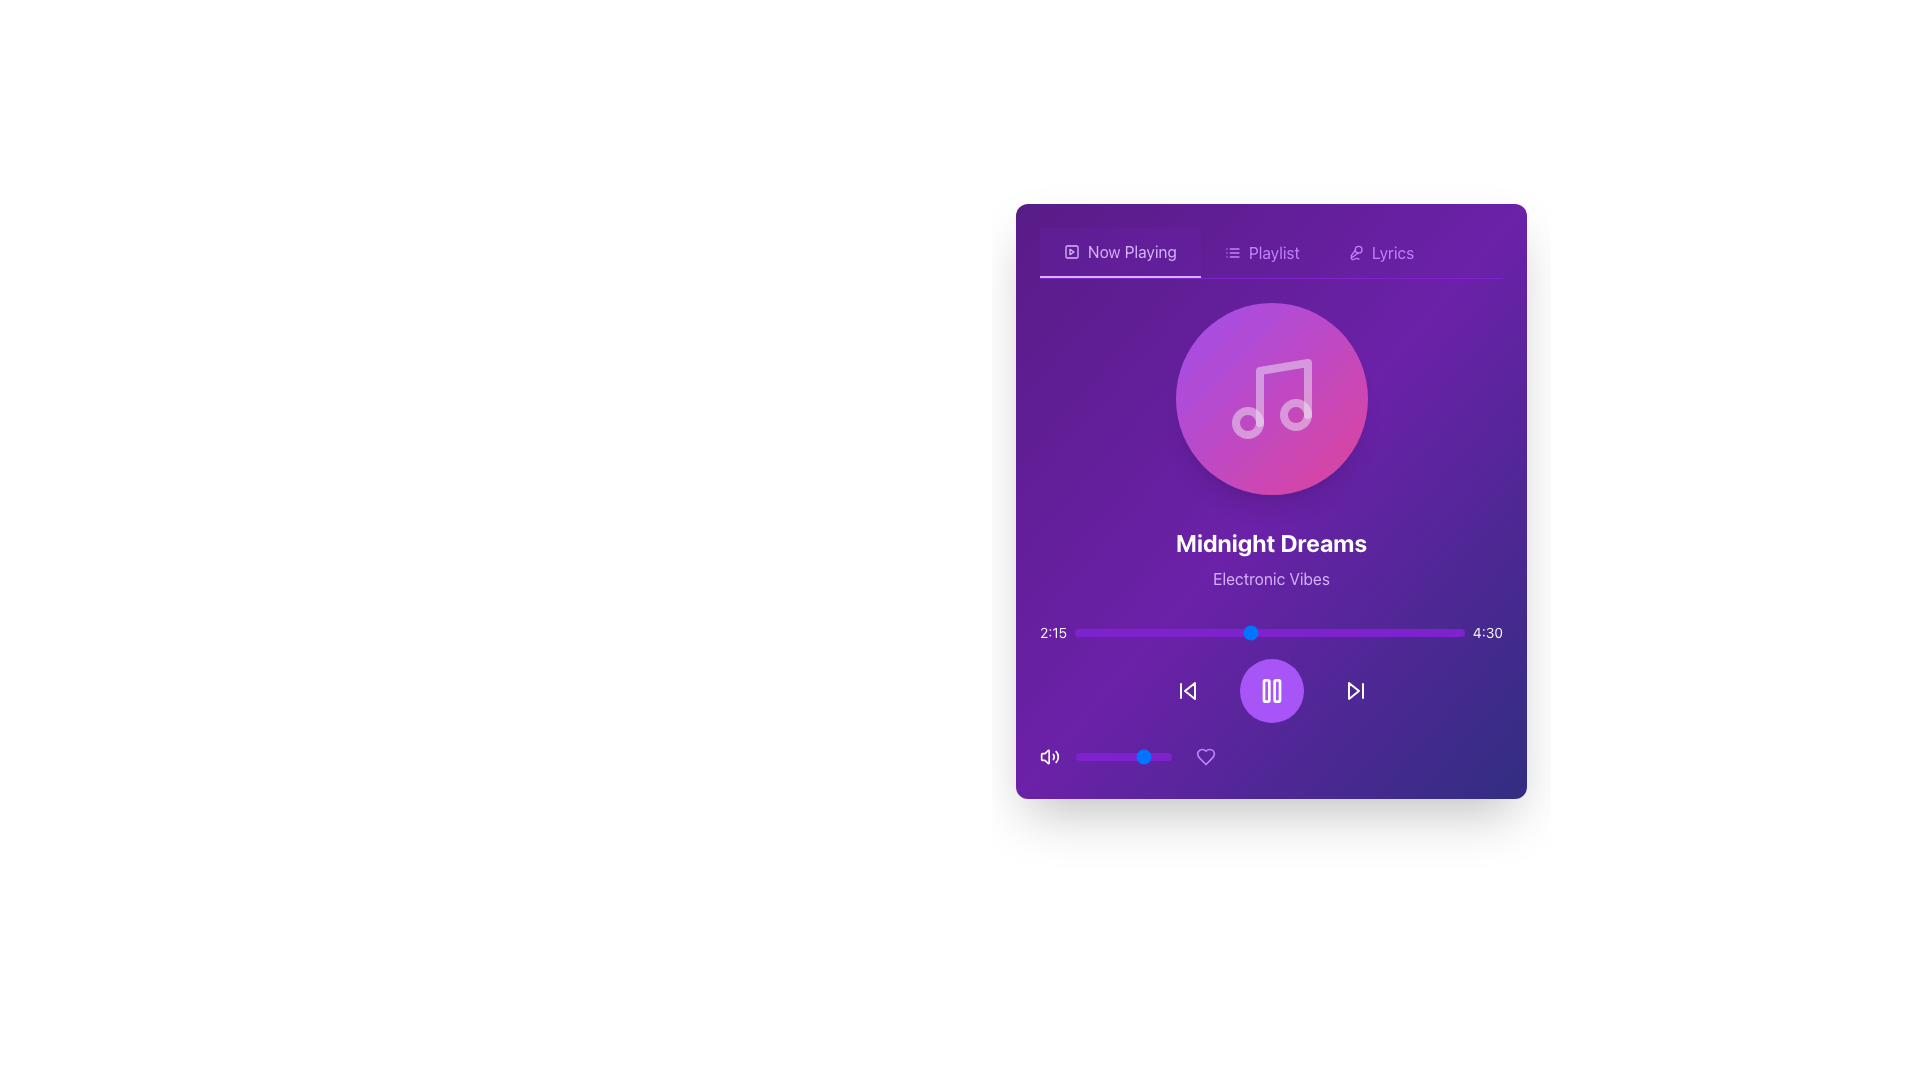  What do you see at coordinates (1204, 756) in the screenshot?
I see `the heart-shaped outline icon in the music player interface` at bounding box center [1204, 756].